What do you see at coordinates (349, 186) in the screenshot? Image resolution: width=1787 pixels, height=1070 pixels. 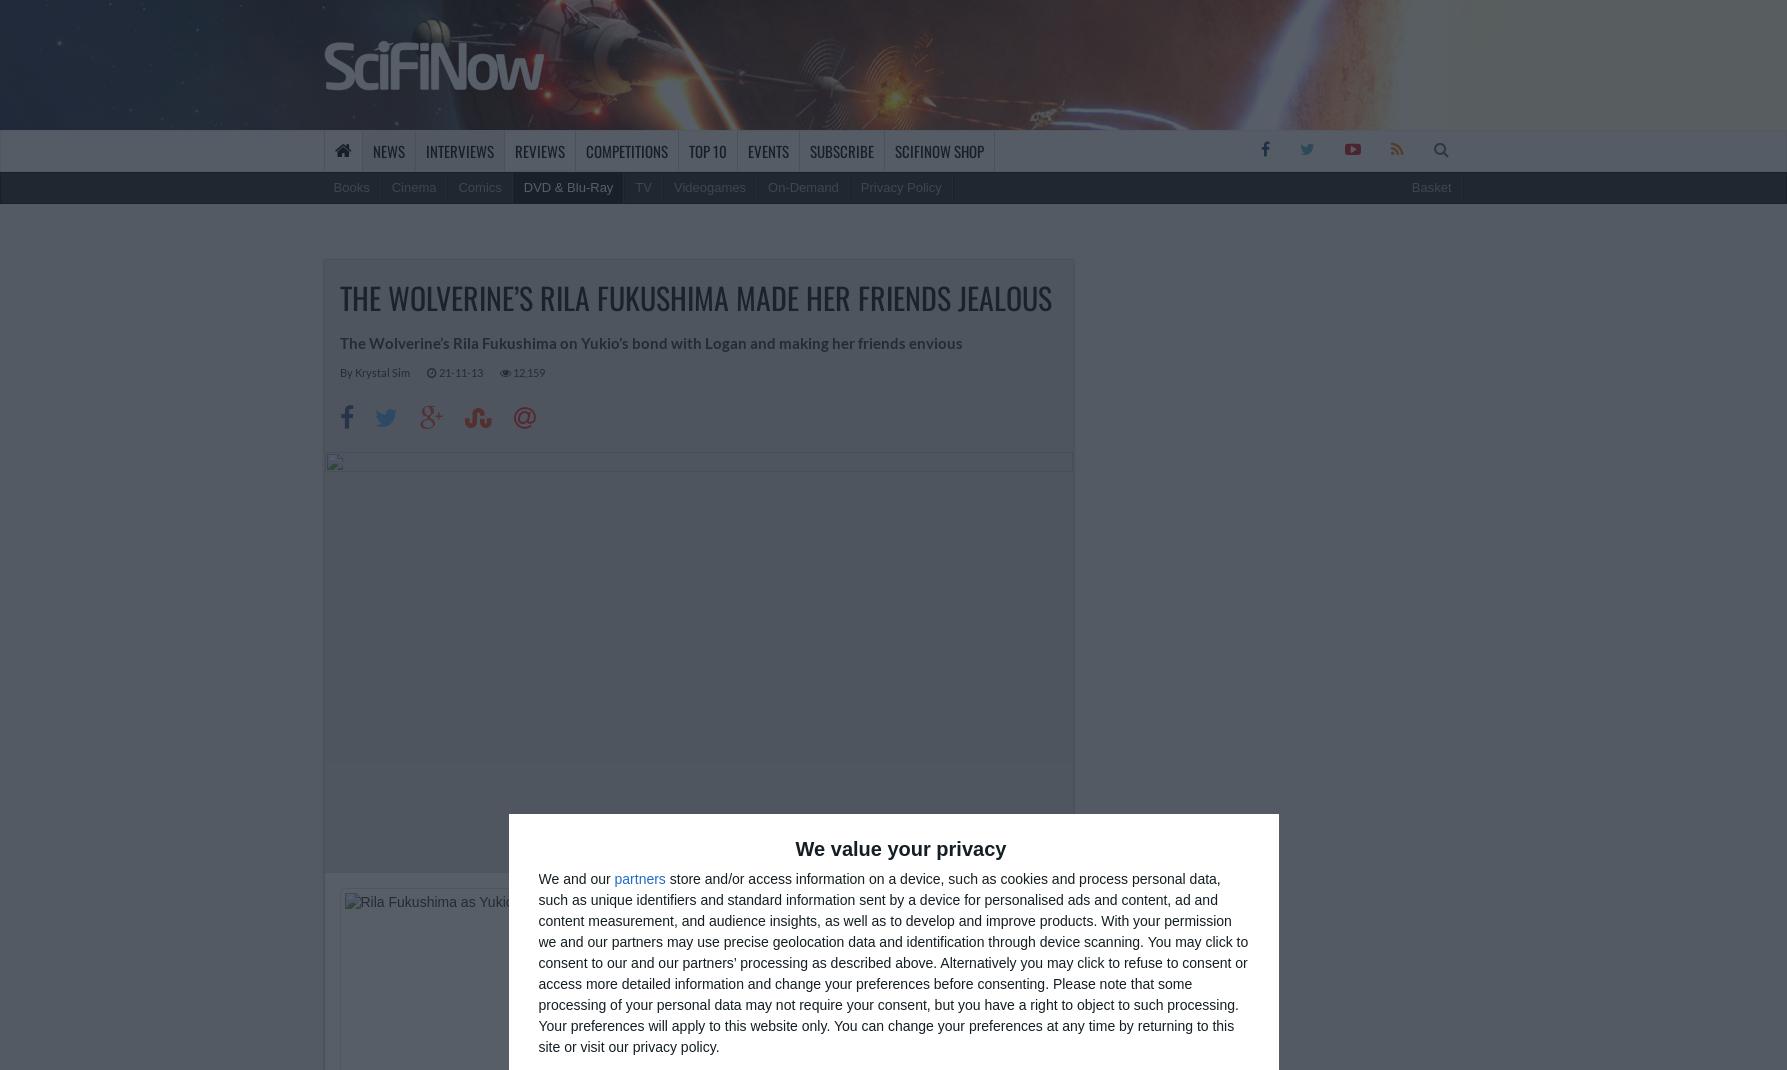 I see `'Books'` at bounding box center [349, 186].